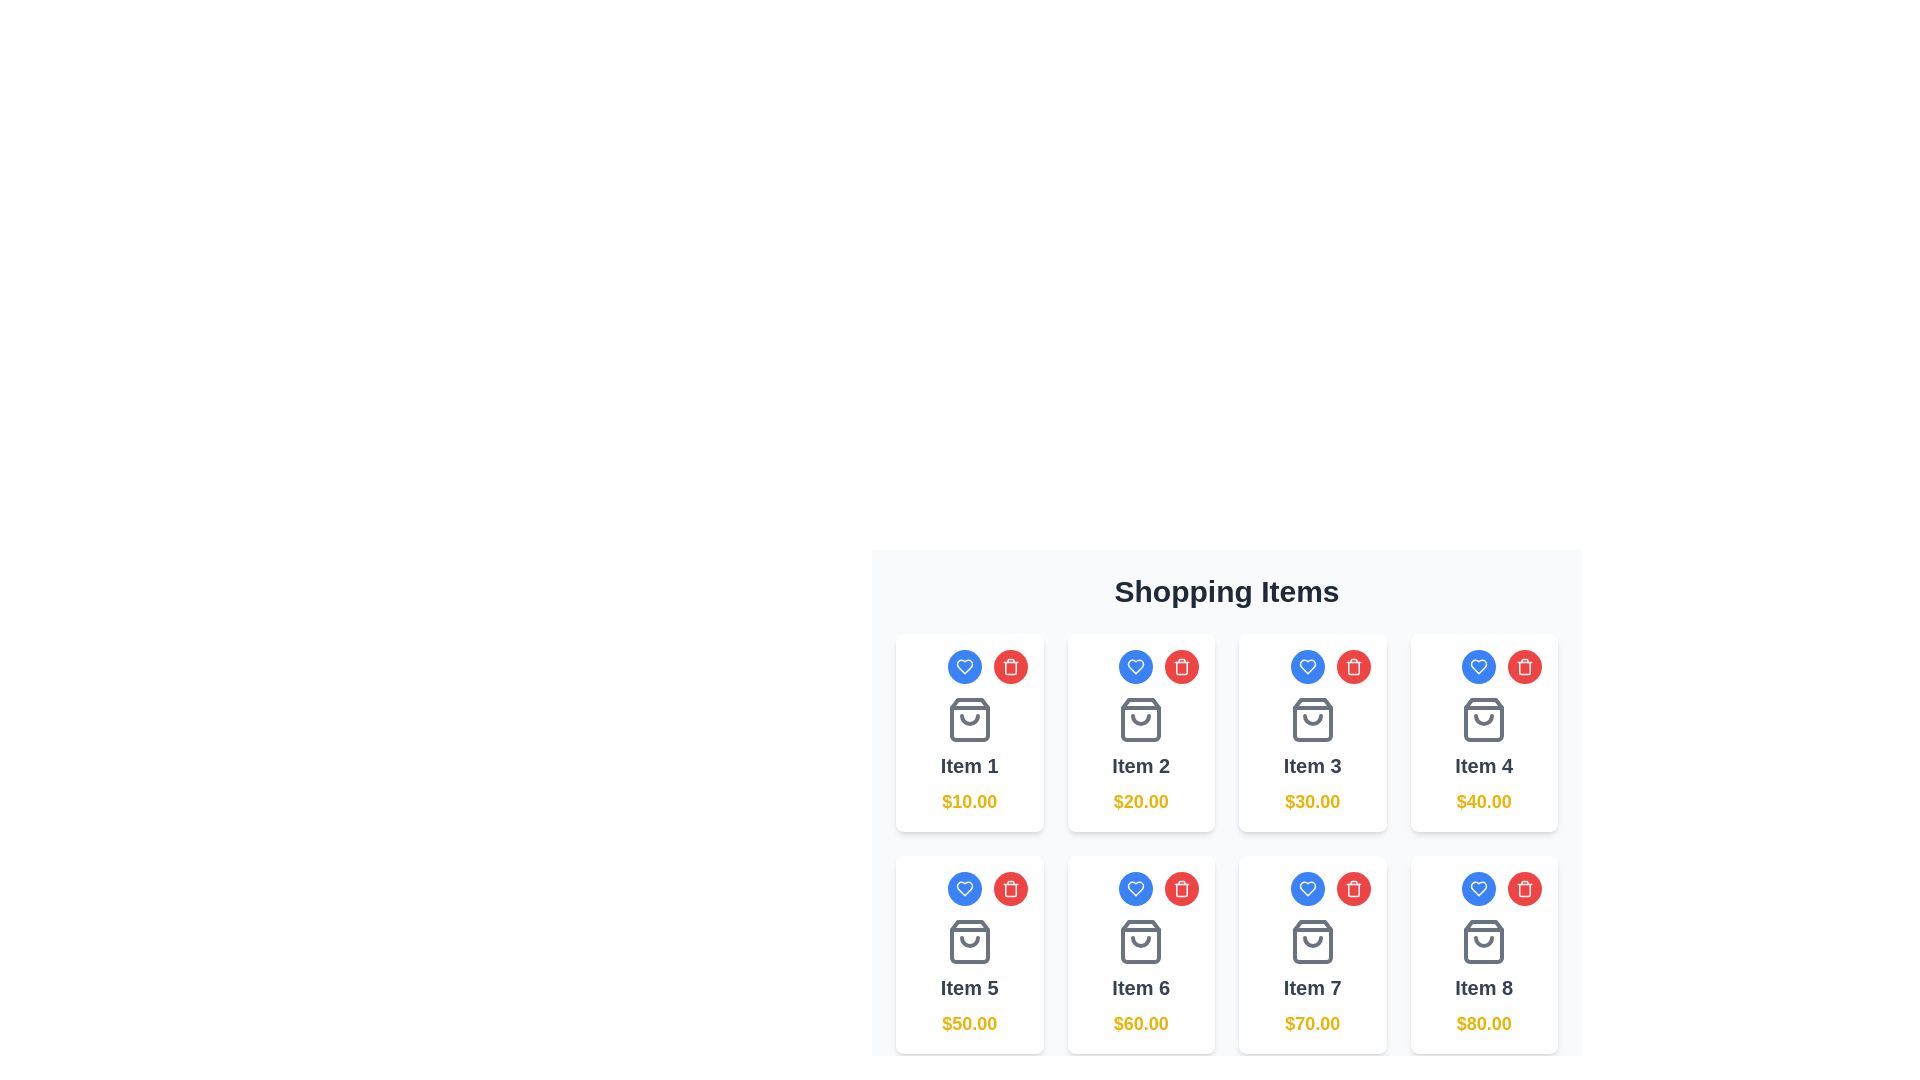 The height and width of the screenshot is (1080, 1920). I want to click on the heart icon button located at the top-left corner of the grid structure to mark the item as favorite, so click(964, 667).